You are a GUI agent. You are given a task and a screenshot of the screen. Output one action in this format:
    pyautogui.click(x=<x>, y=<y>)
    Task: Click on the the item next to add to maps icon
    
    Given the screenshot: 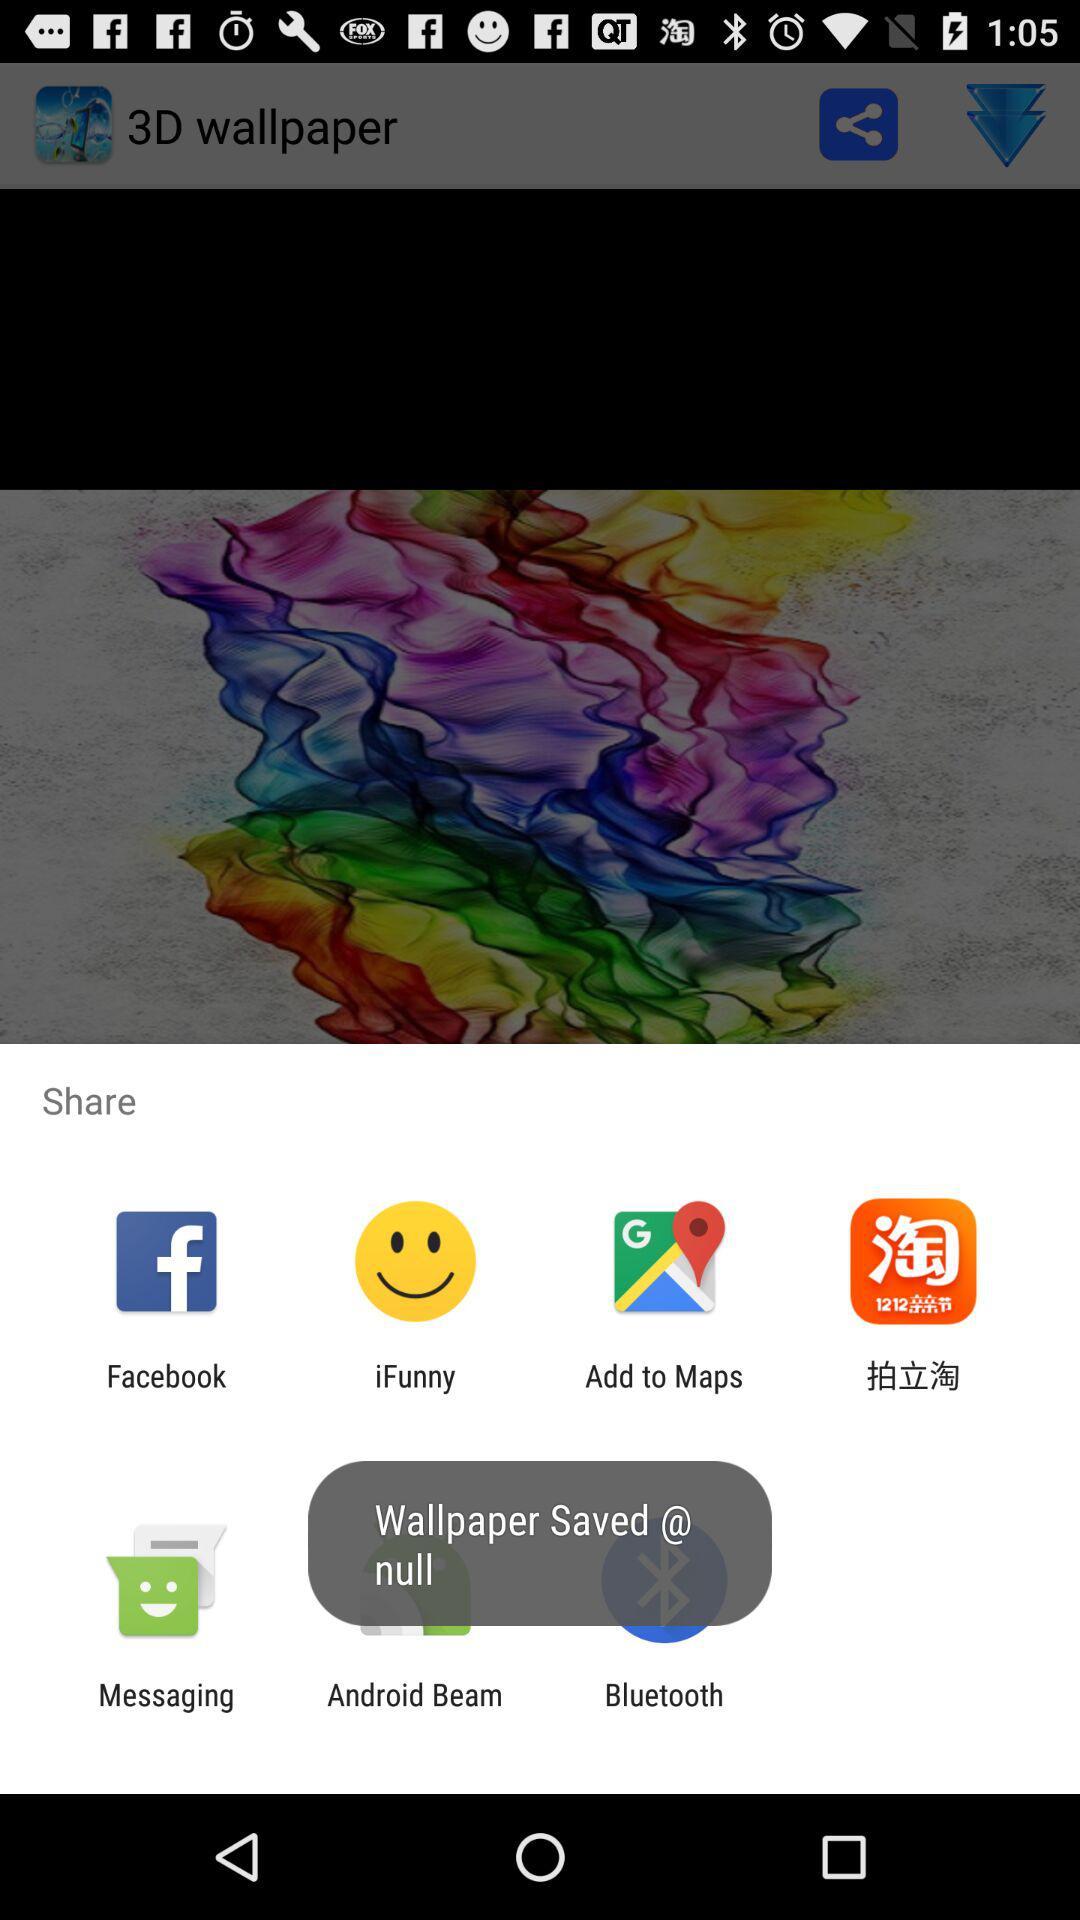 What is the action you would take?
    pyautogui.click(x=913, y=1392)
    